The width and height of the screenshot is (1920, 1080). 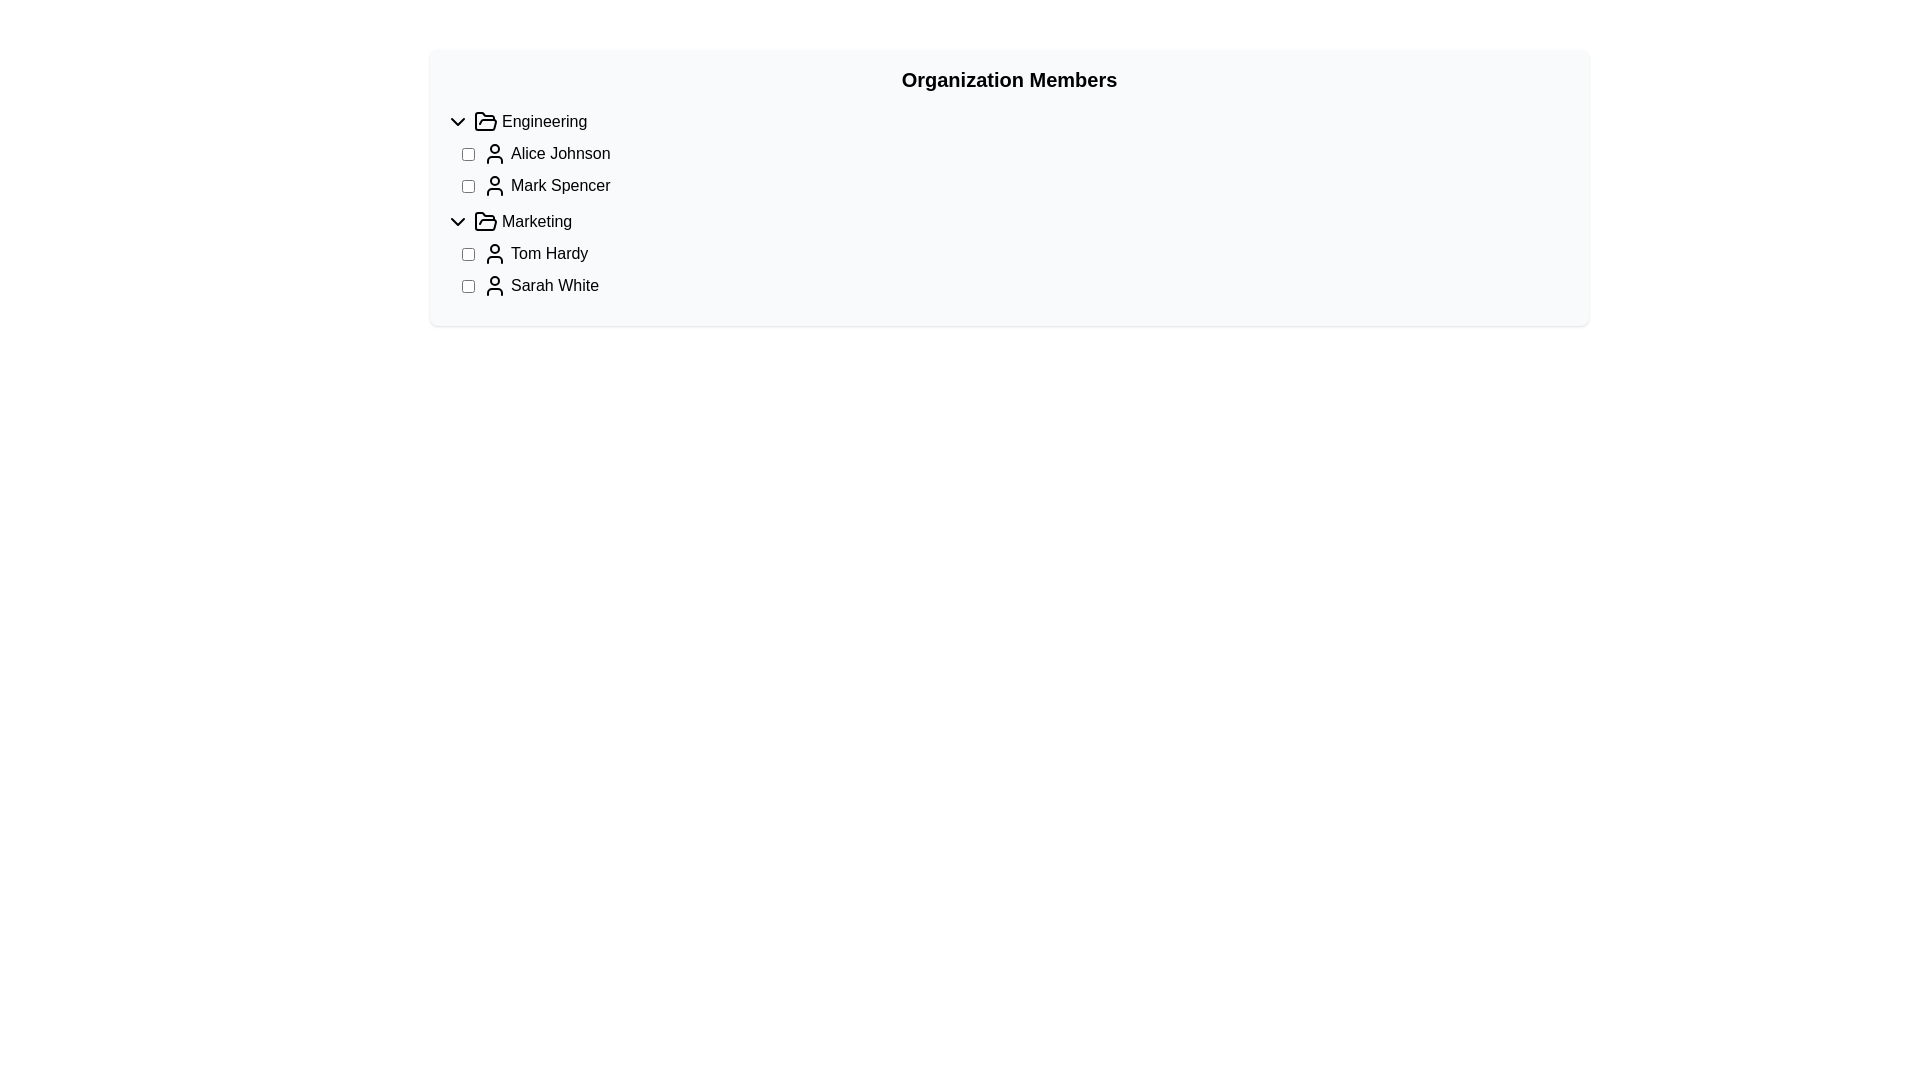 I want to click on the user icon representing 'Alice Johnson', which is a simplistic black SVG icon located to the left of the text label in the 'Engineering' group under 'Organization Members', so click(x=494, y=153).